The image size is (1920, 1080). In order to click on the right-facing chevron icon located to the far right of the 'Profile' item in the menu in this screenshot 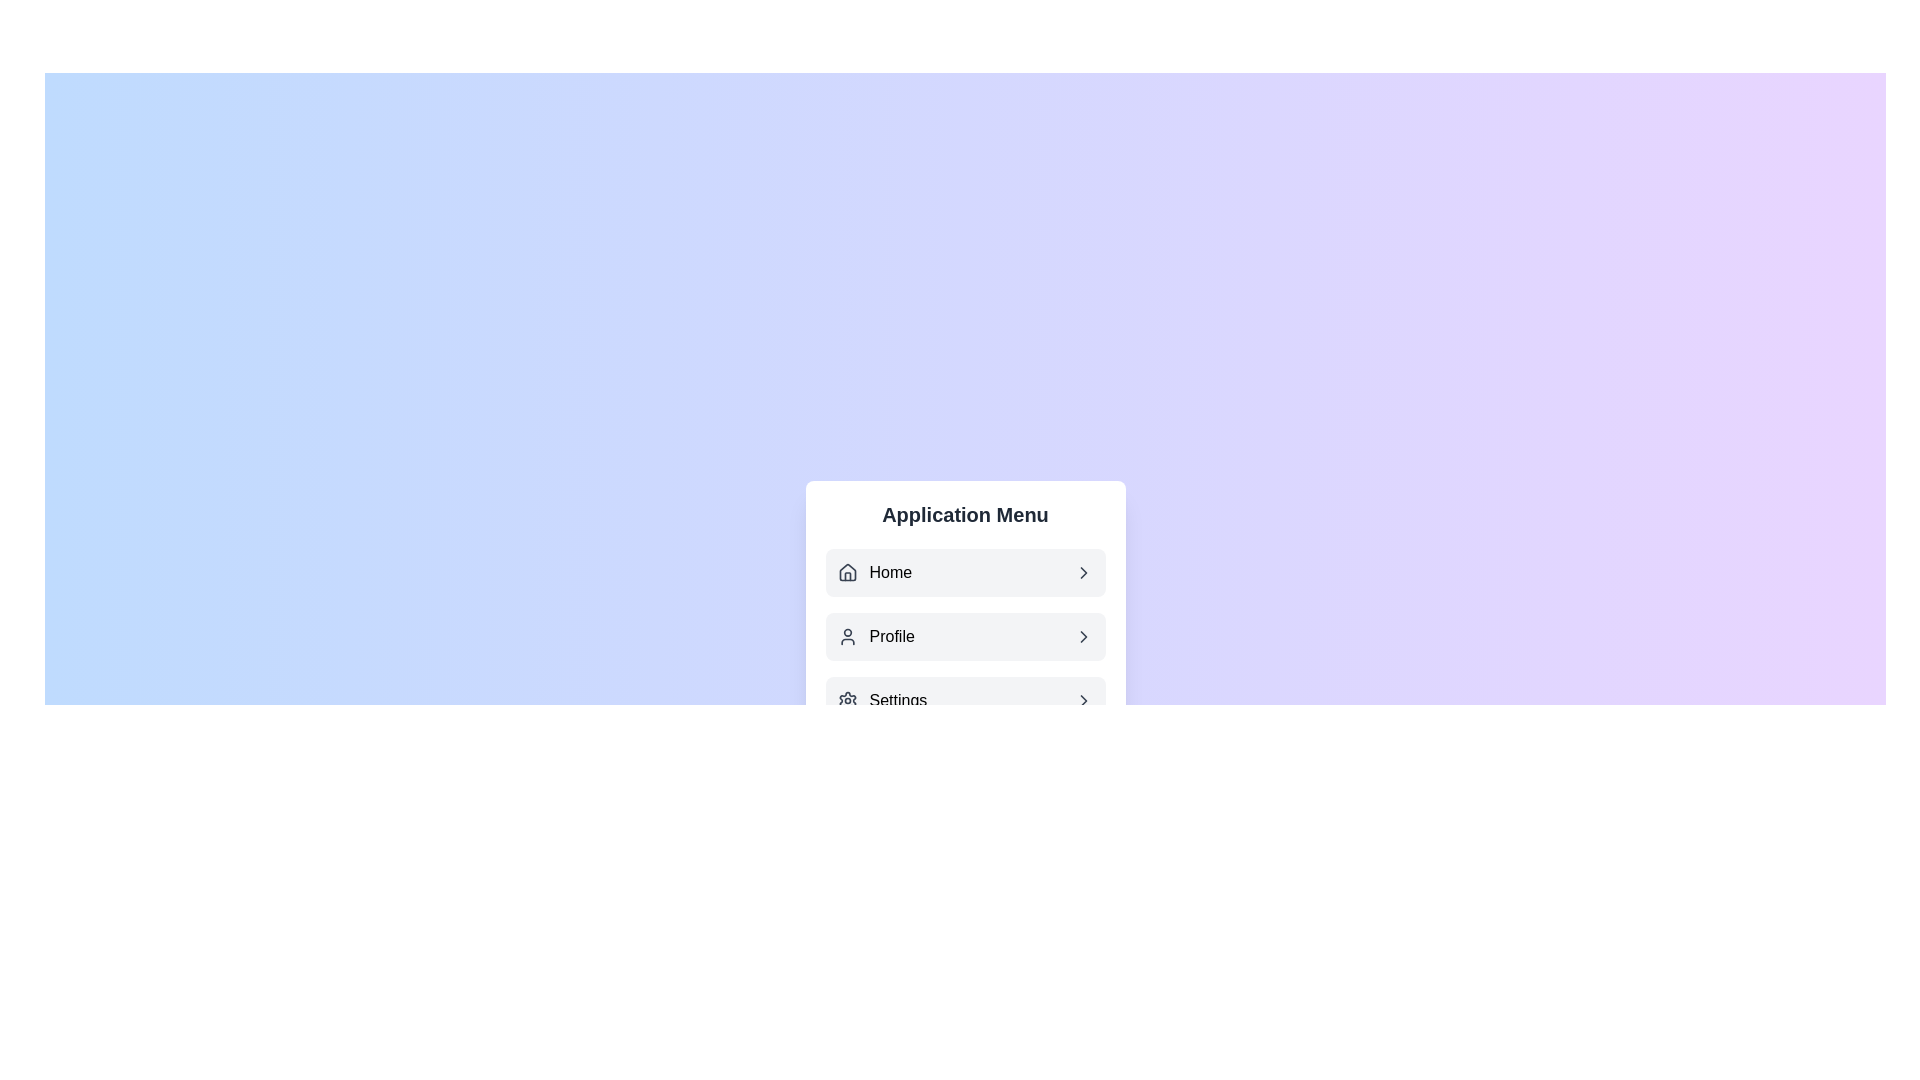, I will do `click(1082, 636)`.